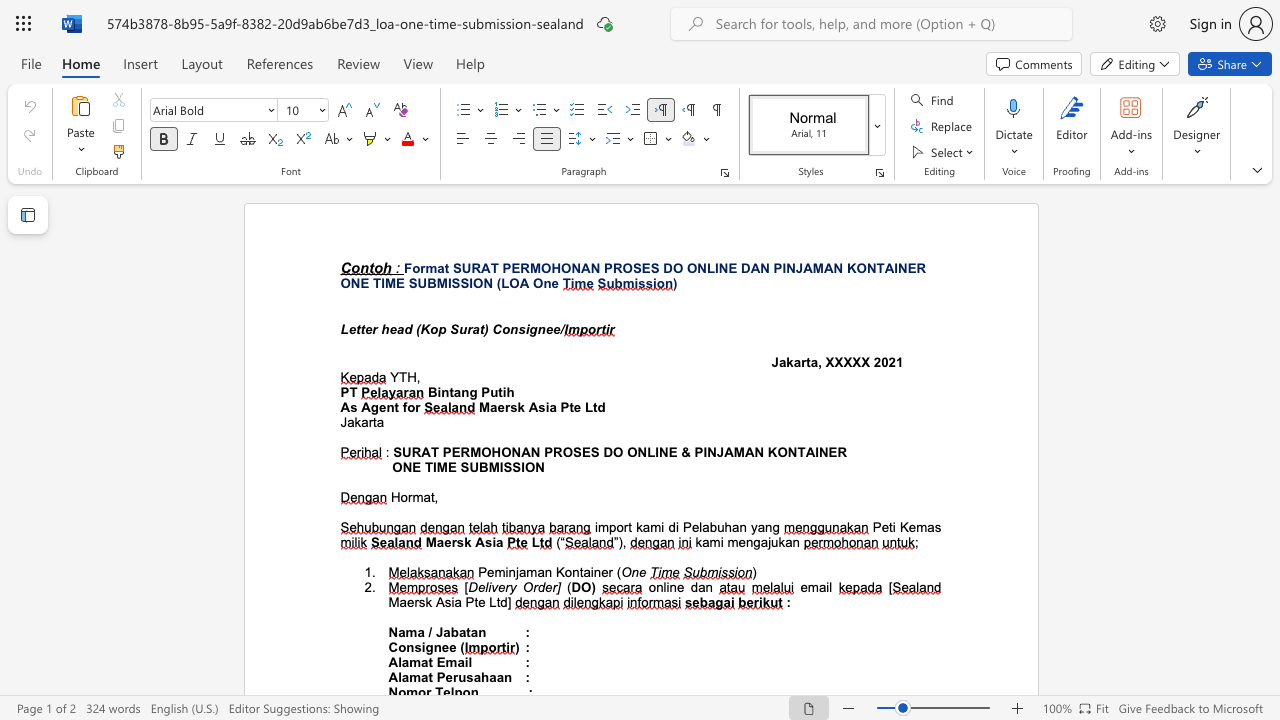  Describe the element at coordinates (577, 572) in the screenshot. I see `the space between the continuous character "n" and "t" in the text` at that location.